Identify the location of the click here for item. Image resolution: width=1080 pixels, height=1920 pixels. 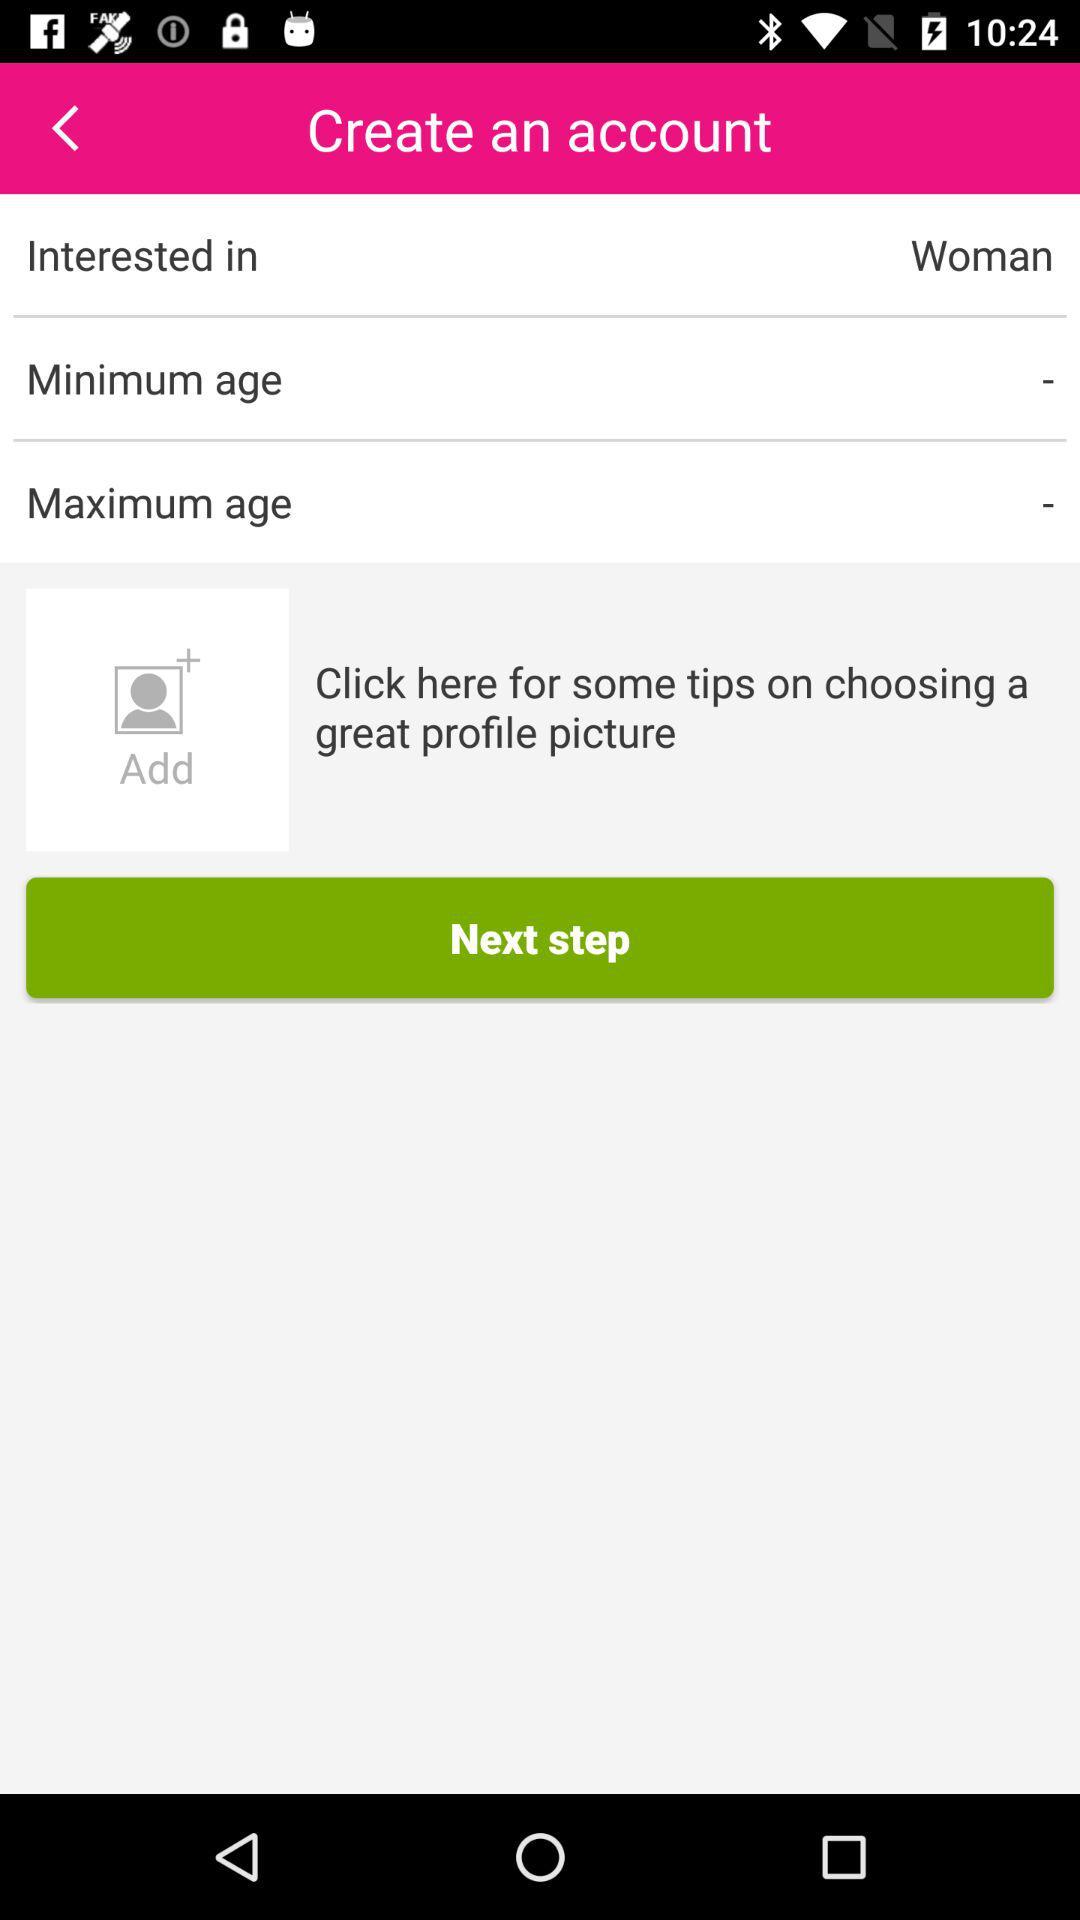
(683, 706).